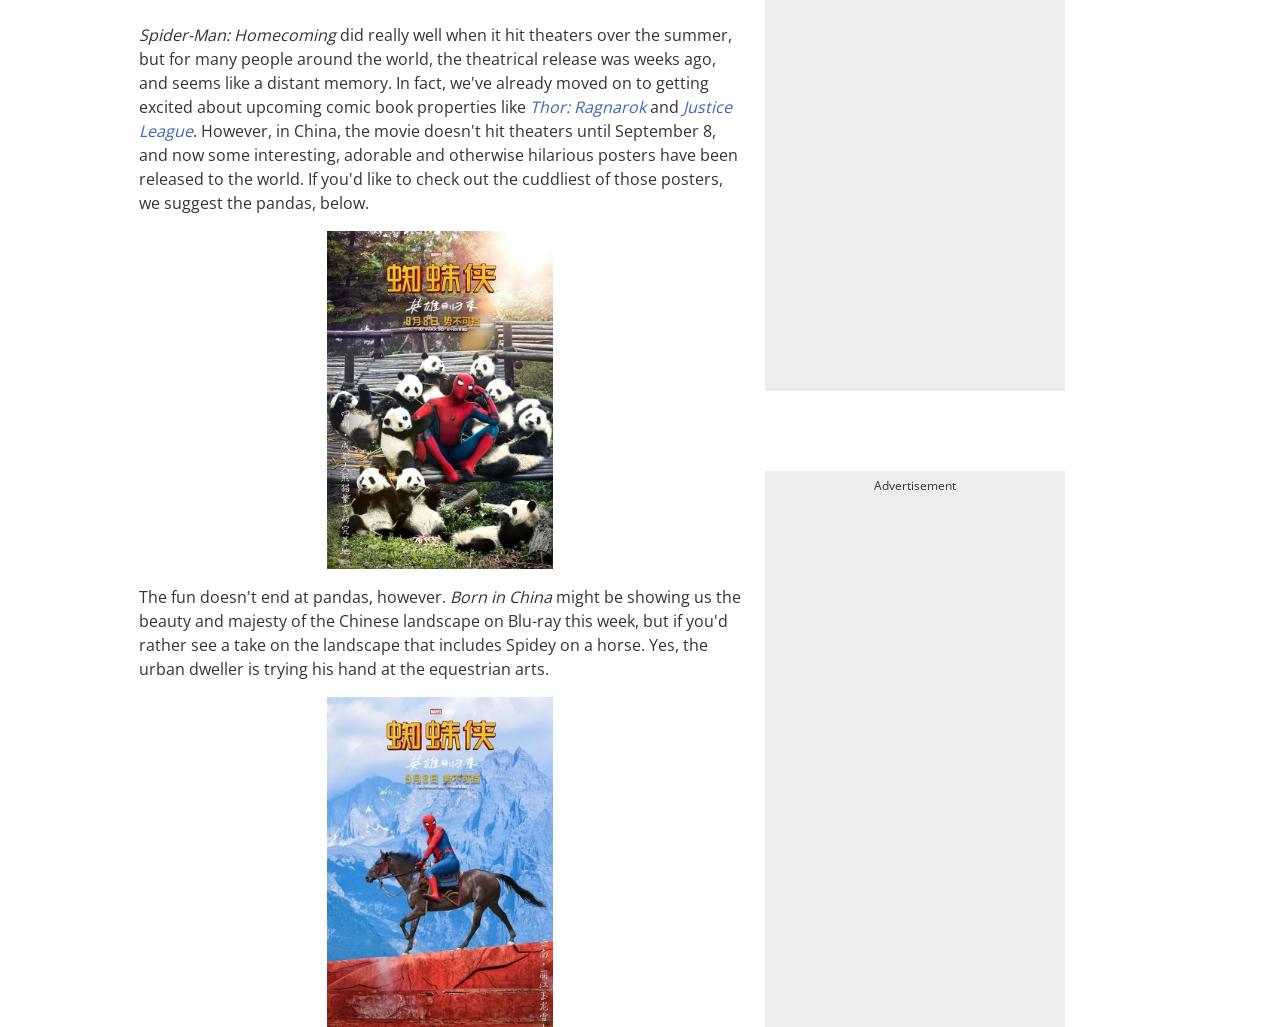 Image resolution: width=1285 pixels, height=1027 pixels. Describe the element at coordinates (293, 596) in the screenshot. I see `'The fun doesn't end at pandas, however.'` at that location.